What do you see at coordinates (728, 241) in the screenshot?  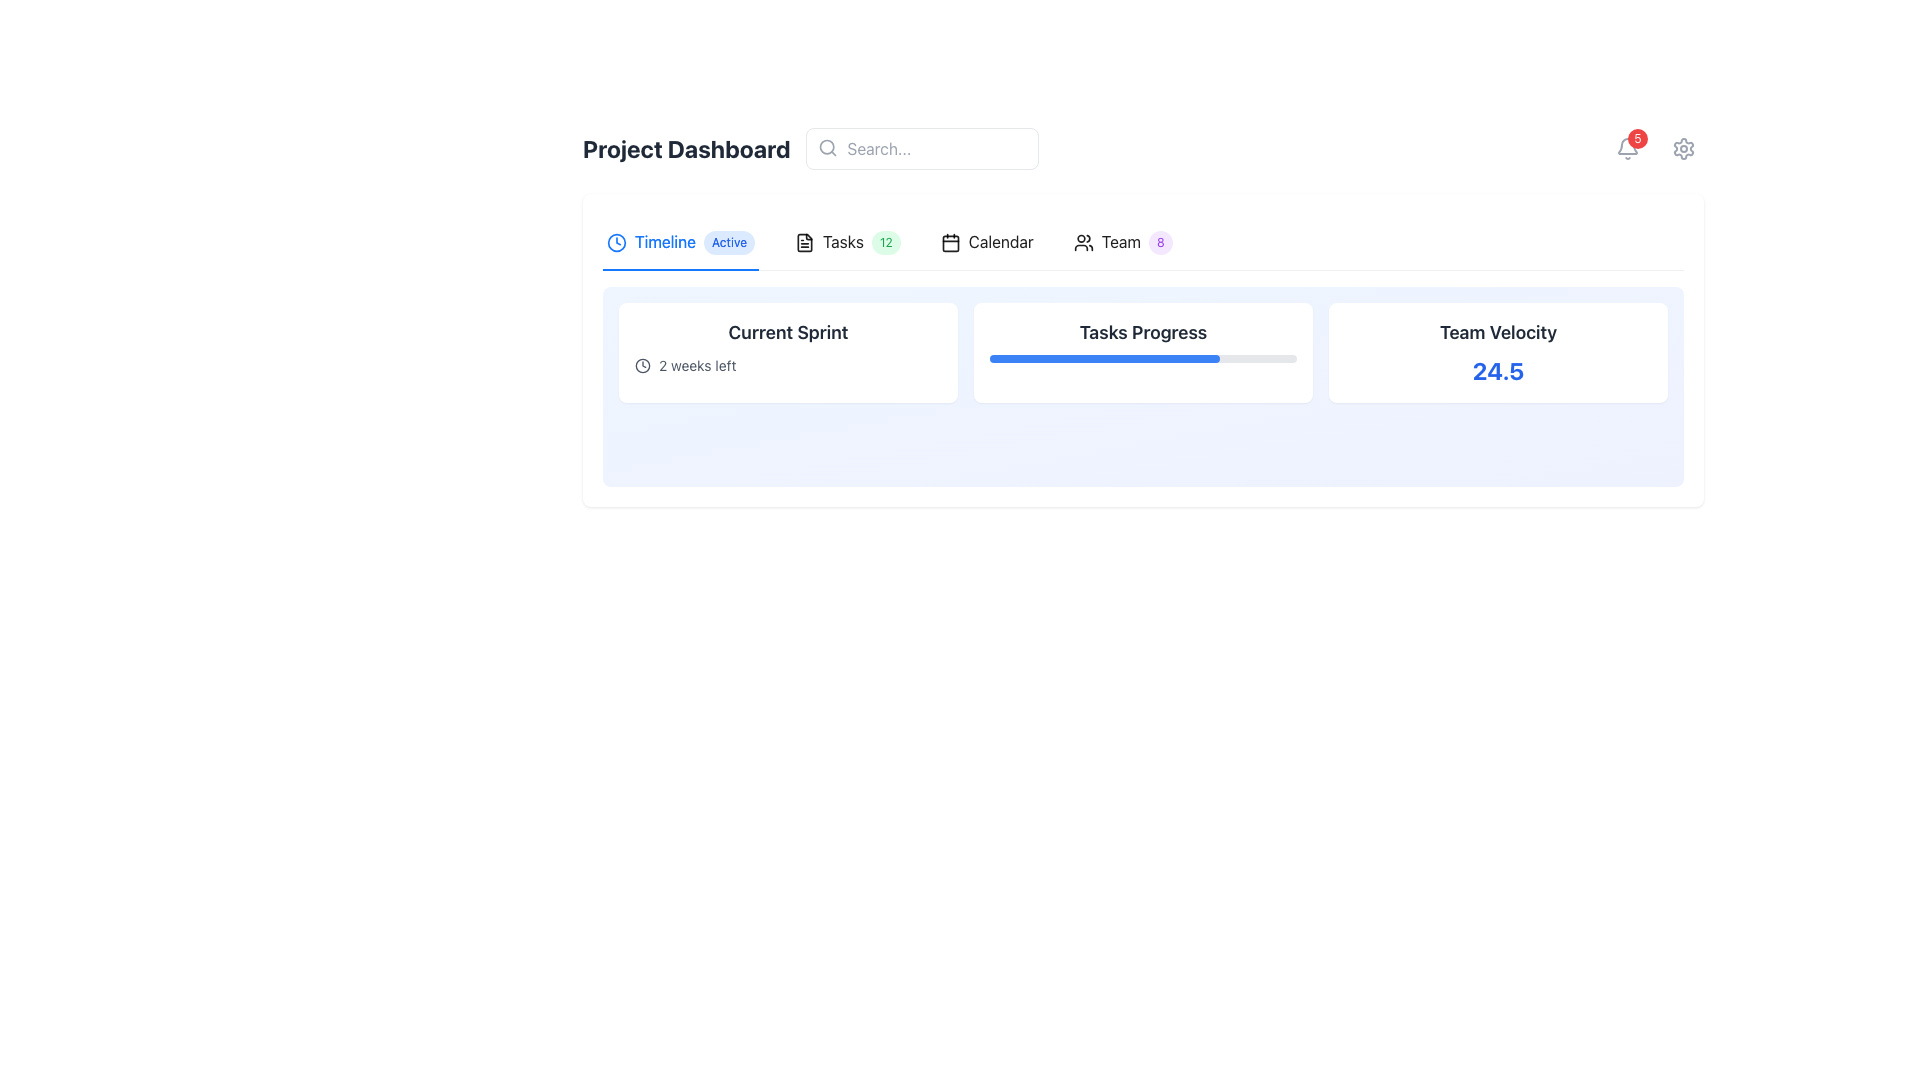 I see `the 'Active' badge, which is positioned to the right of the 'Timeline' label in the navigation bar of the Project Dashboard` at bounding box center [728, 241].